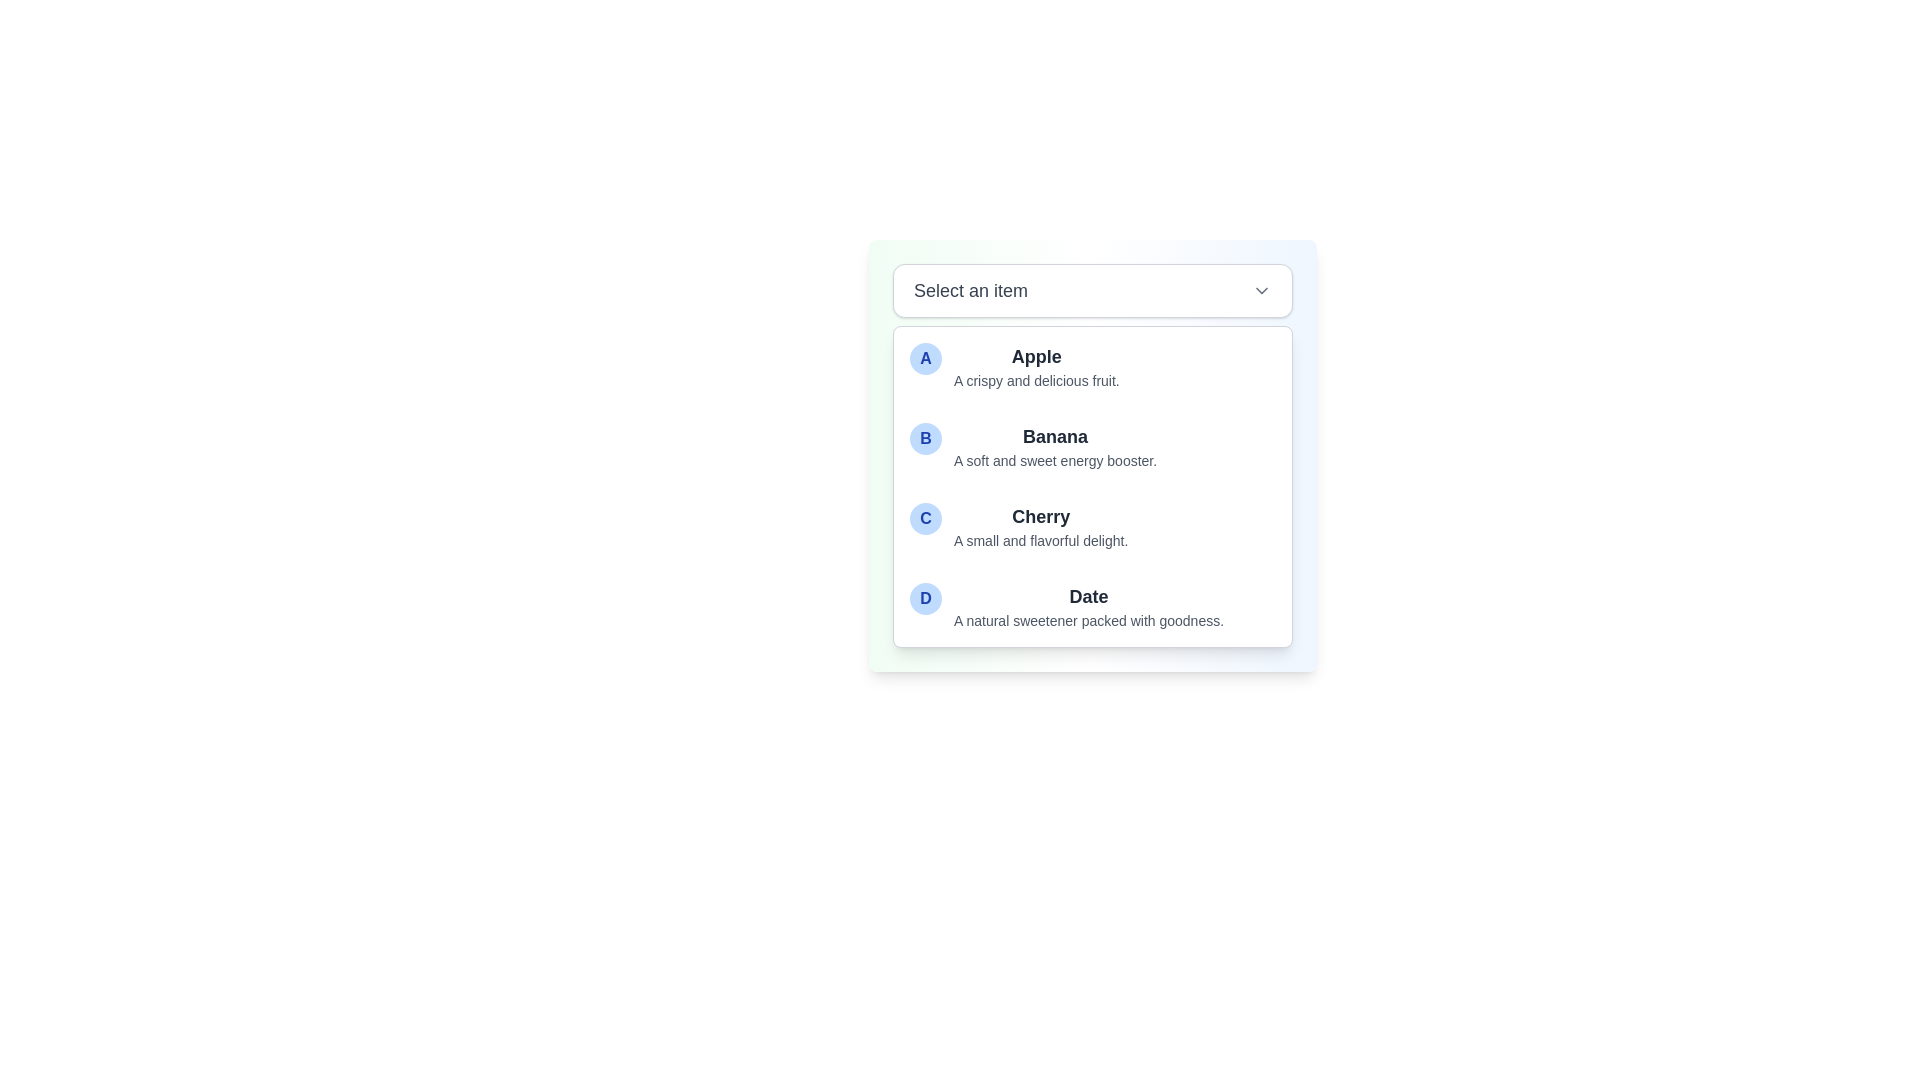 Image resolution: width=1920 pixels, height=1080 pixels. Describe the element at coordinates (1036, 356) in the screenshot. I see `the label 'Apple' which serves as the title for the corresponding entry in the dropdown-style listbox` at that location.